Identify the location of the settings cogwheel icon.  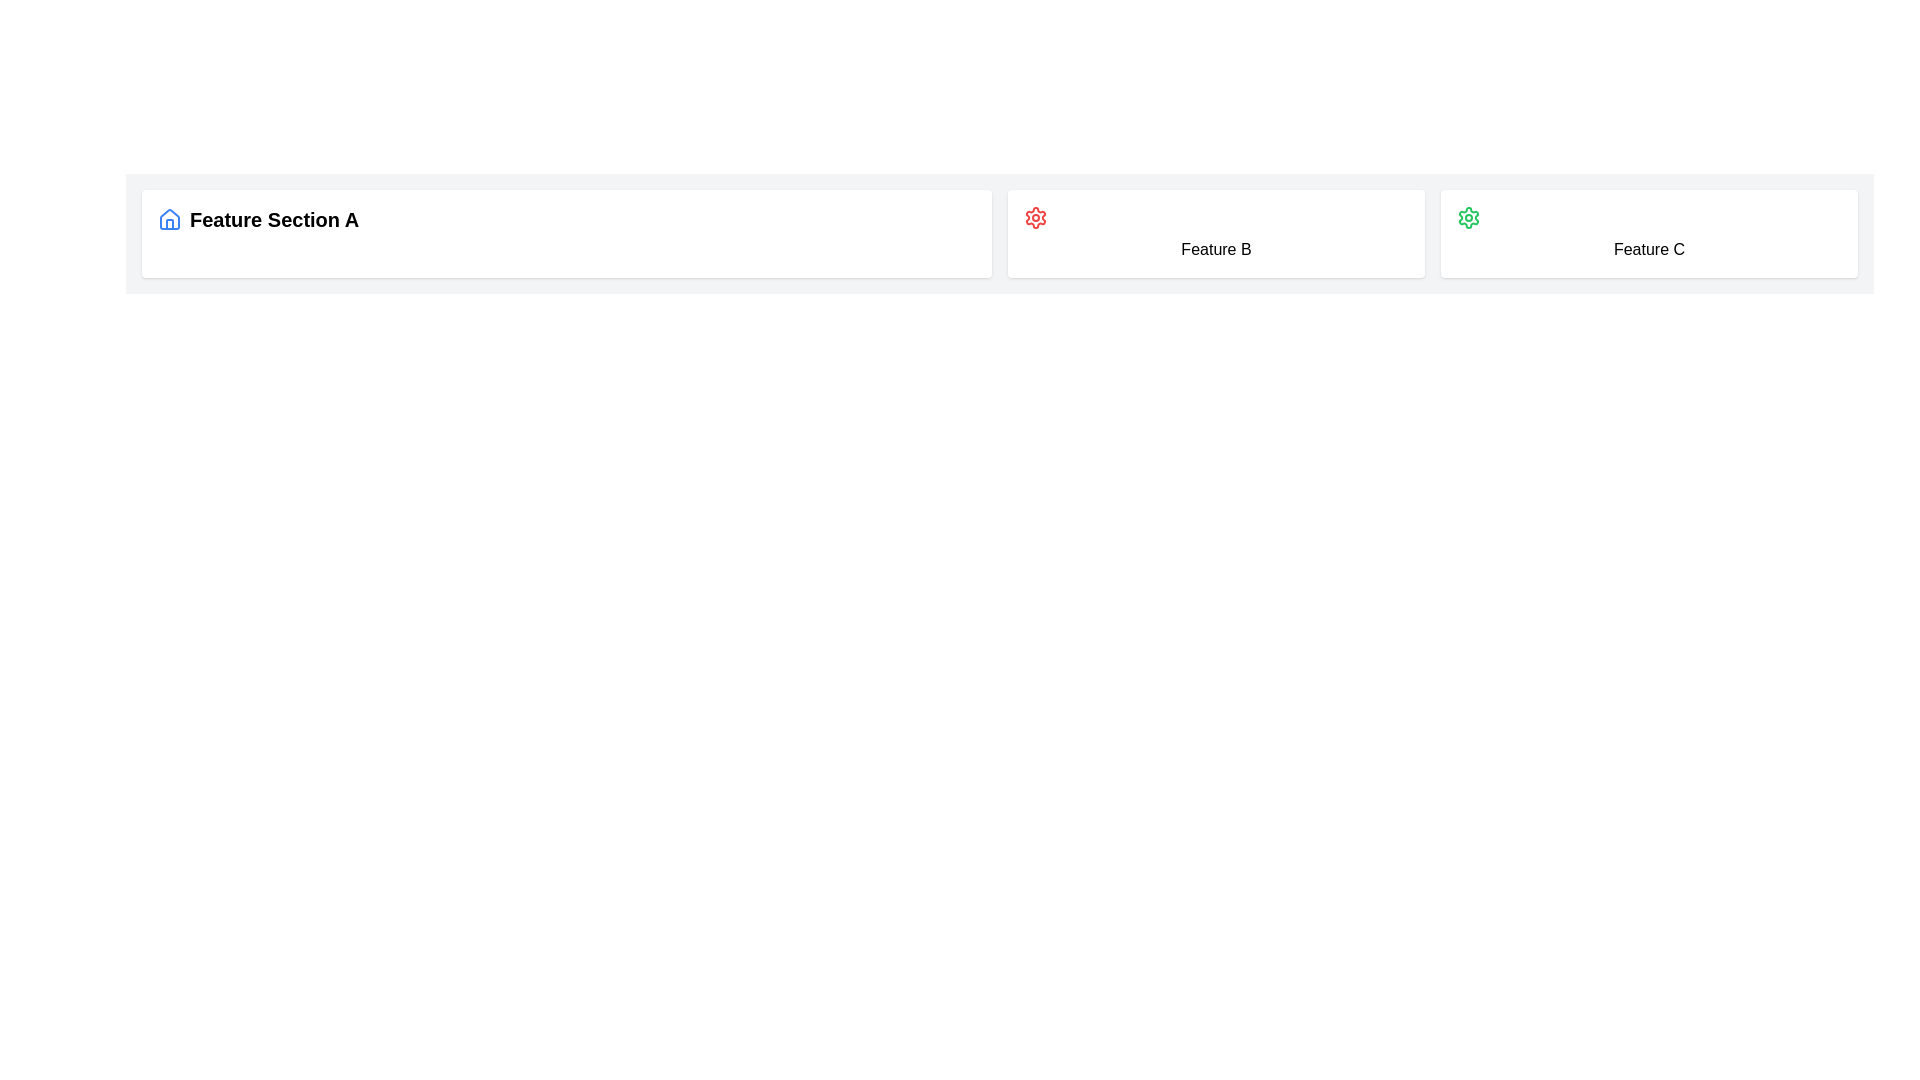
(1468, 218).